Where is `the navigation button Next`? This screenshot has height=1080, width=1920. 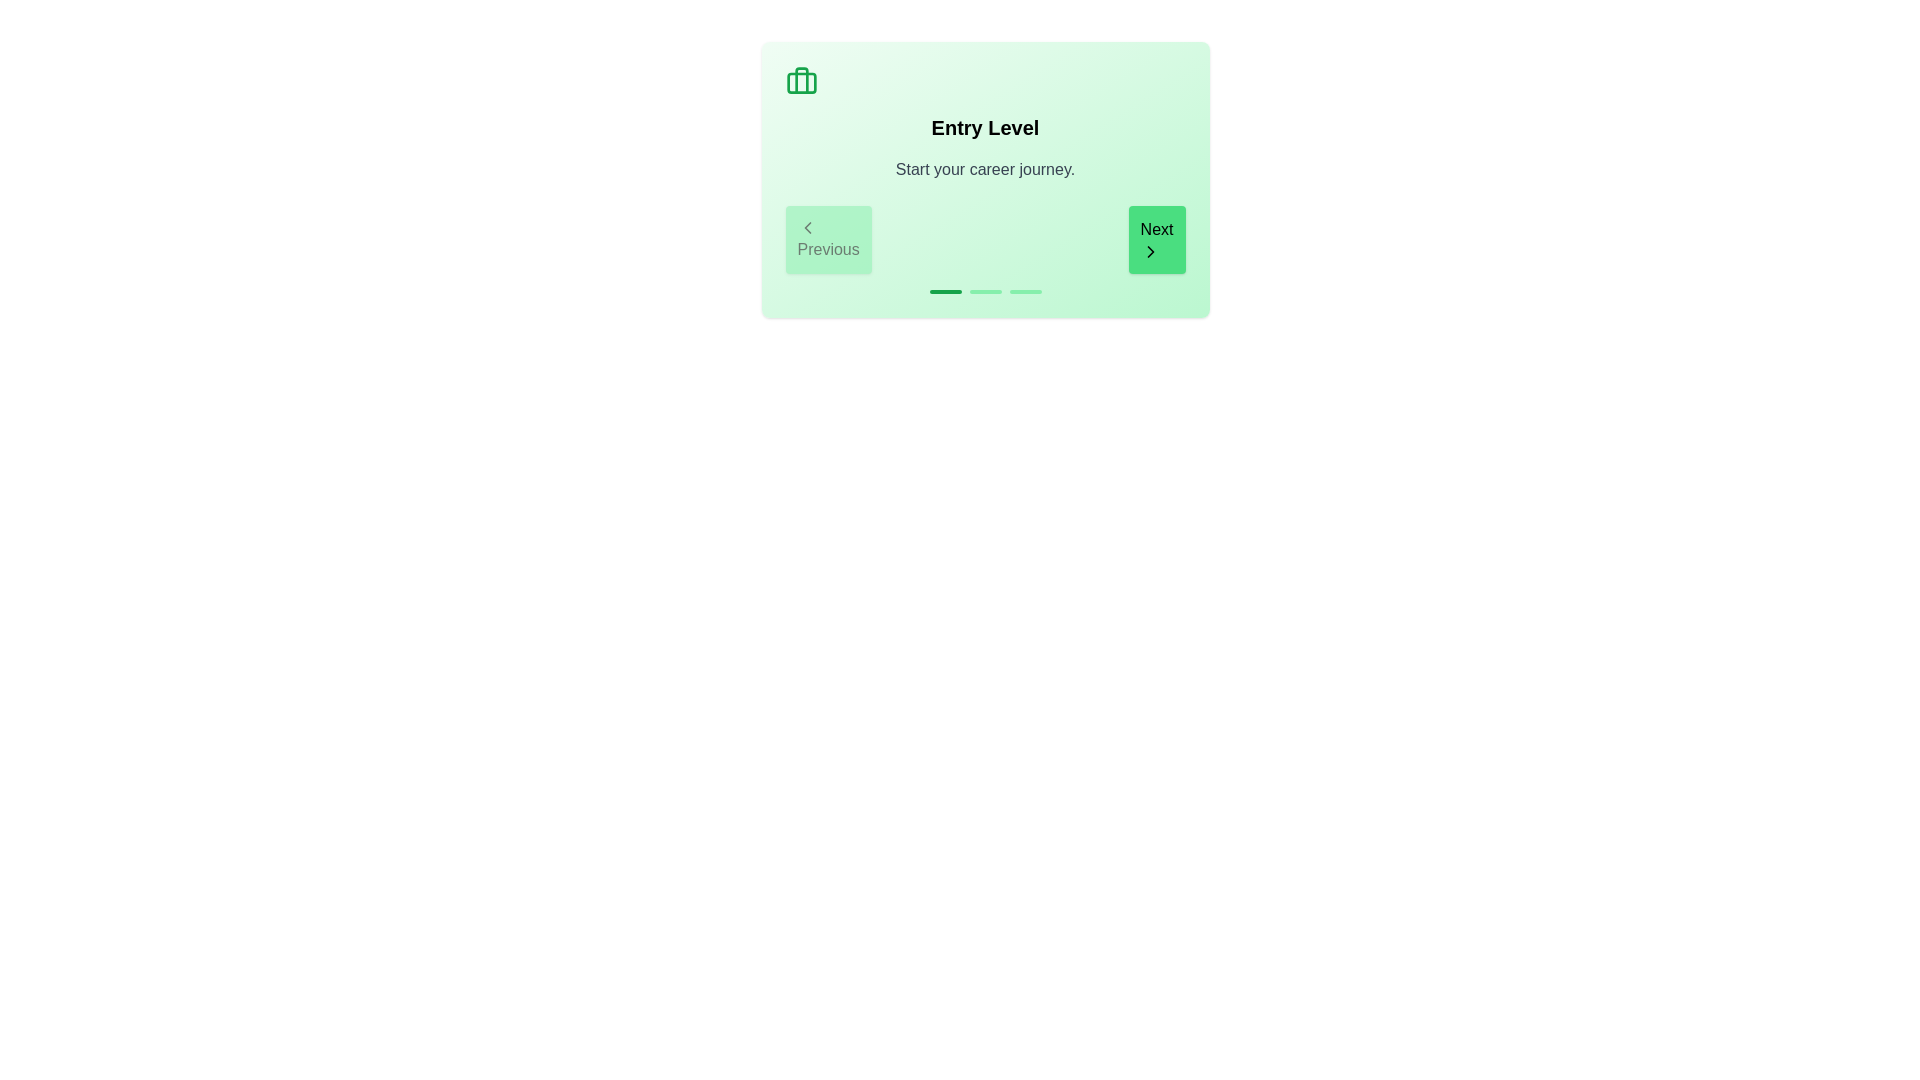 the navigation button Next is located at coordinates (1156, 238).